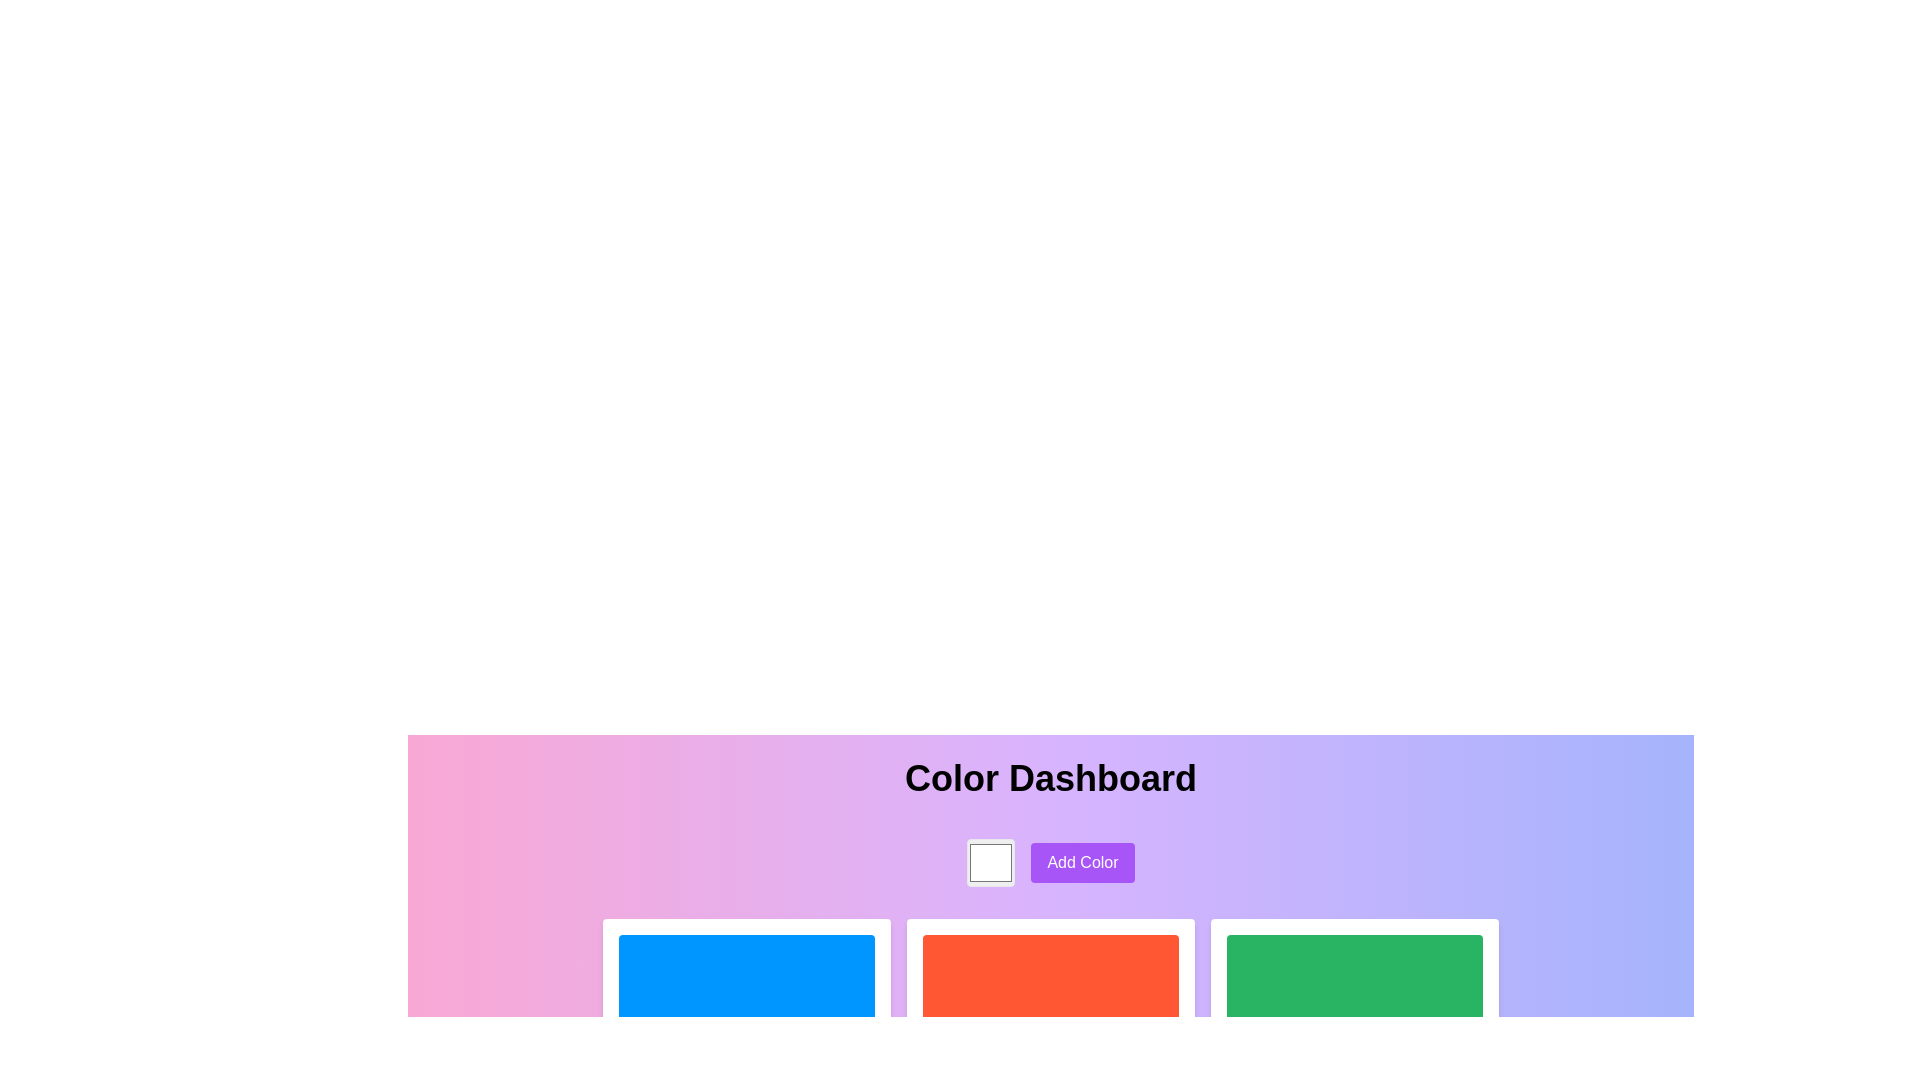 This screenshot has height=1080, width=1920. I want to click on the 'Add Color' button, so click(1082, 862).